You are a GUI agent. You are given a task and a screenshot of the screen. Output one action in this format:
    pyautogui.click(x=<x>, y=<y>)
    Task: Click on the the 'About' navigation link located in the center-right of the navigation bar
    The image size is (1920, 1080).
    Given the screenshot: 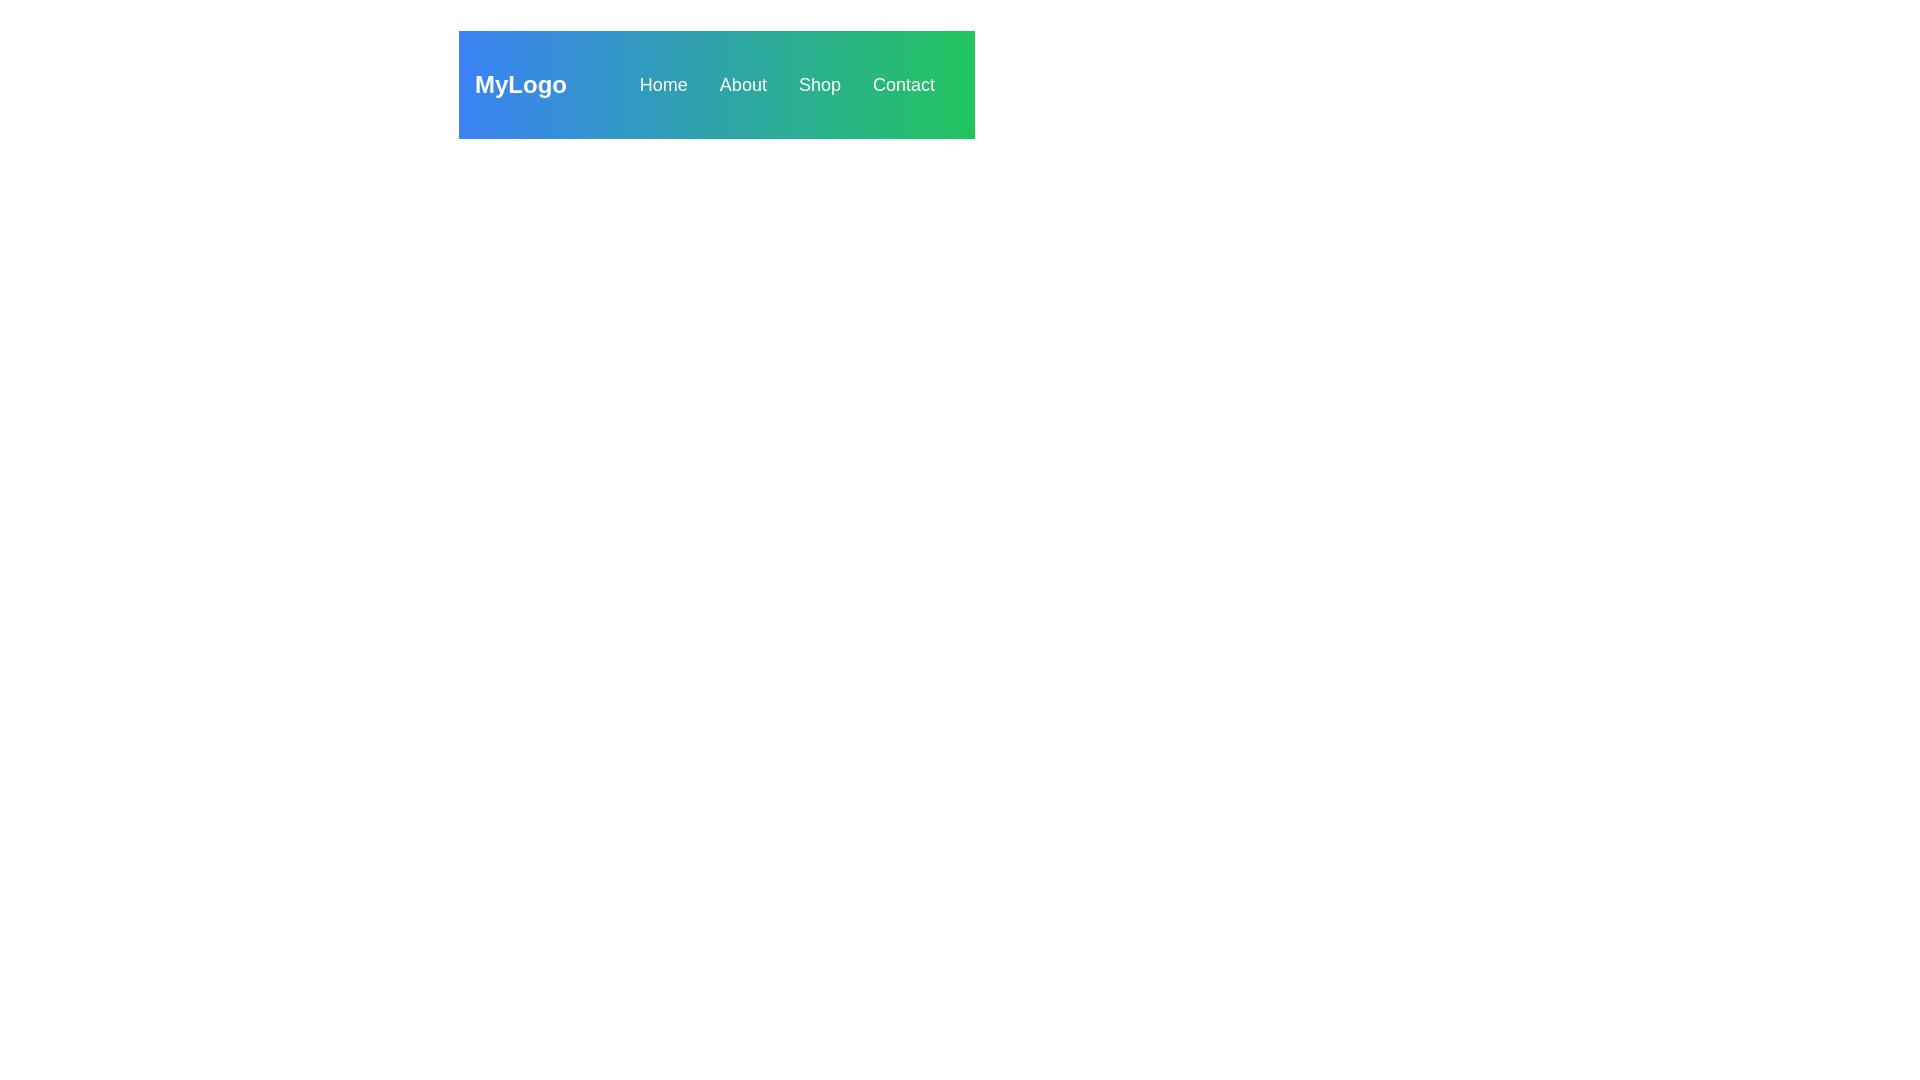 What is the action you would take?
    pyautogui.click(x=742, y=83)
    